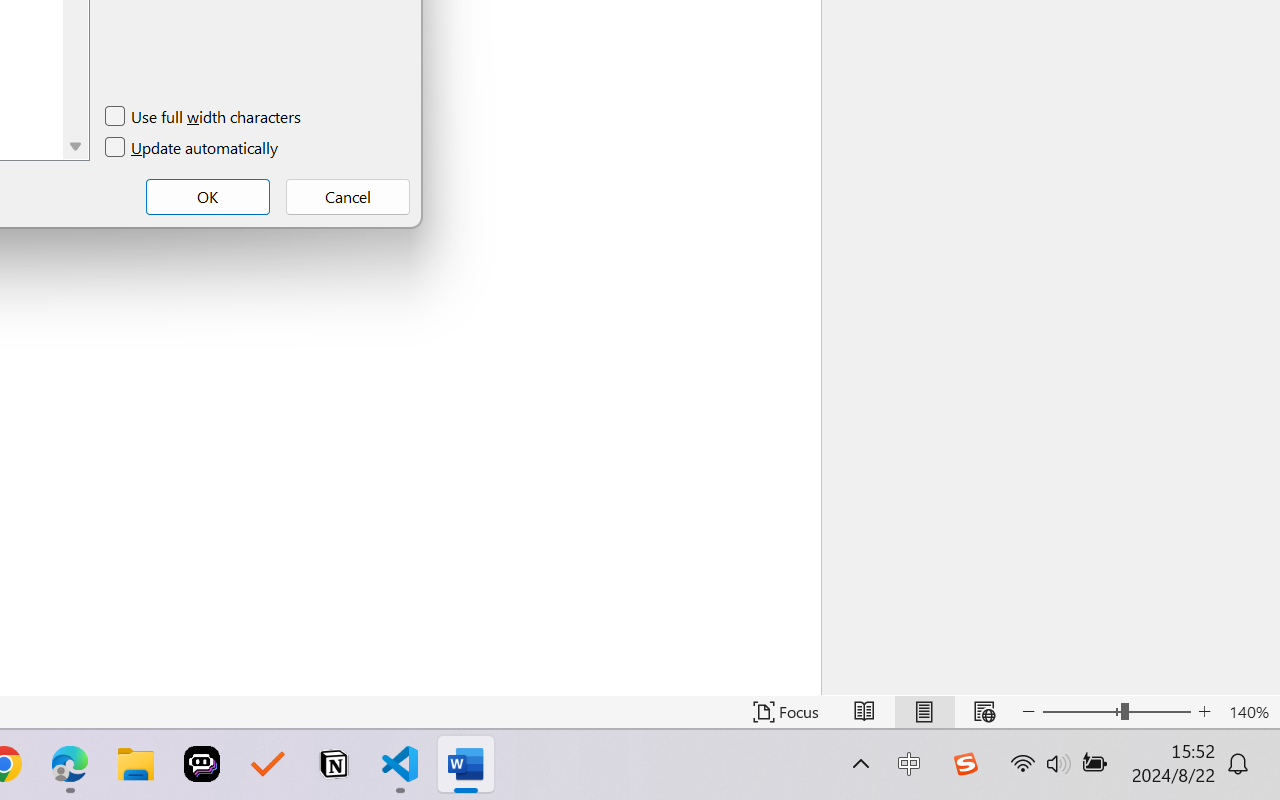  Describe the element at coordinates (1204, 711) in the screenshot. I see `'Zoom In'` at that location.